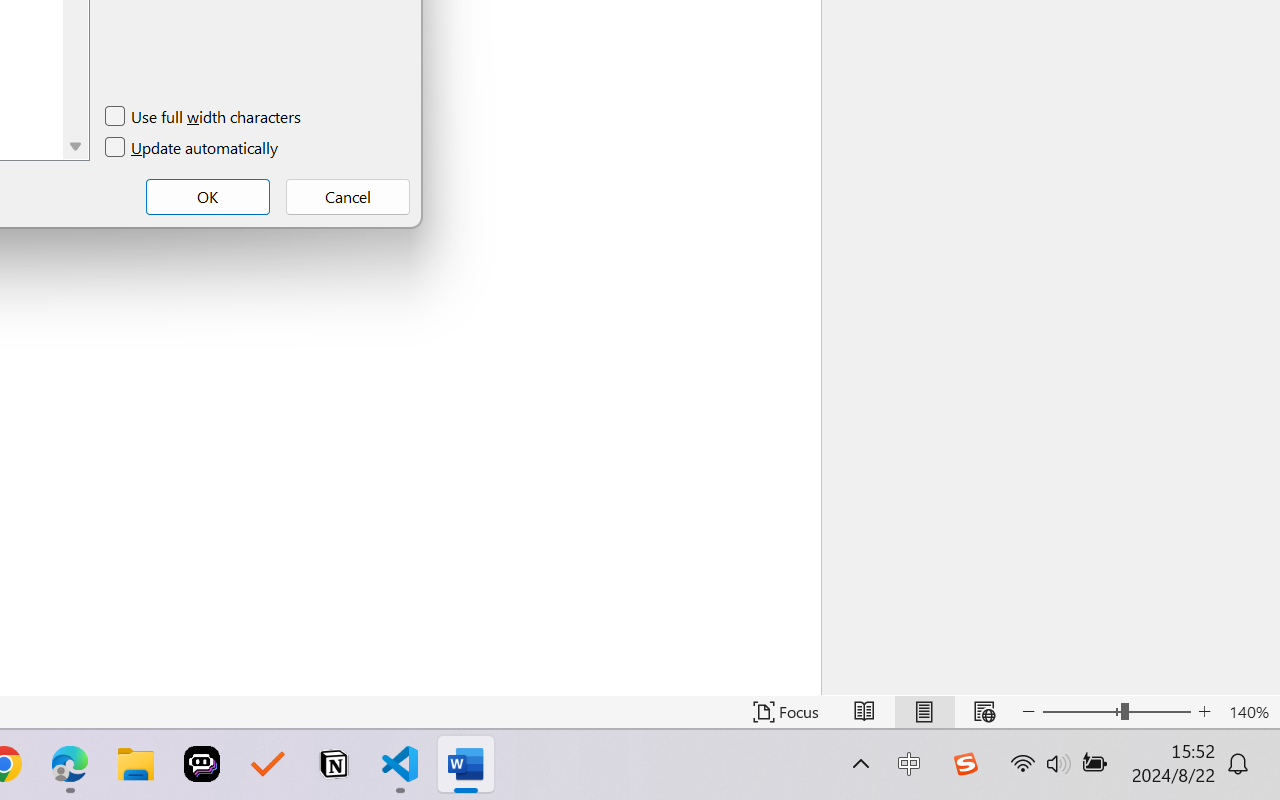  Describe the element at coordinates (1204, 711) in the screenshot. I see `'Zoom In'` at that location.